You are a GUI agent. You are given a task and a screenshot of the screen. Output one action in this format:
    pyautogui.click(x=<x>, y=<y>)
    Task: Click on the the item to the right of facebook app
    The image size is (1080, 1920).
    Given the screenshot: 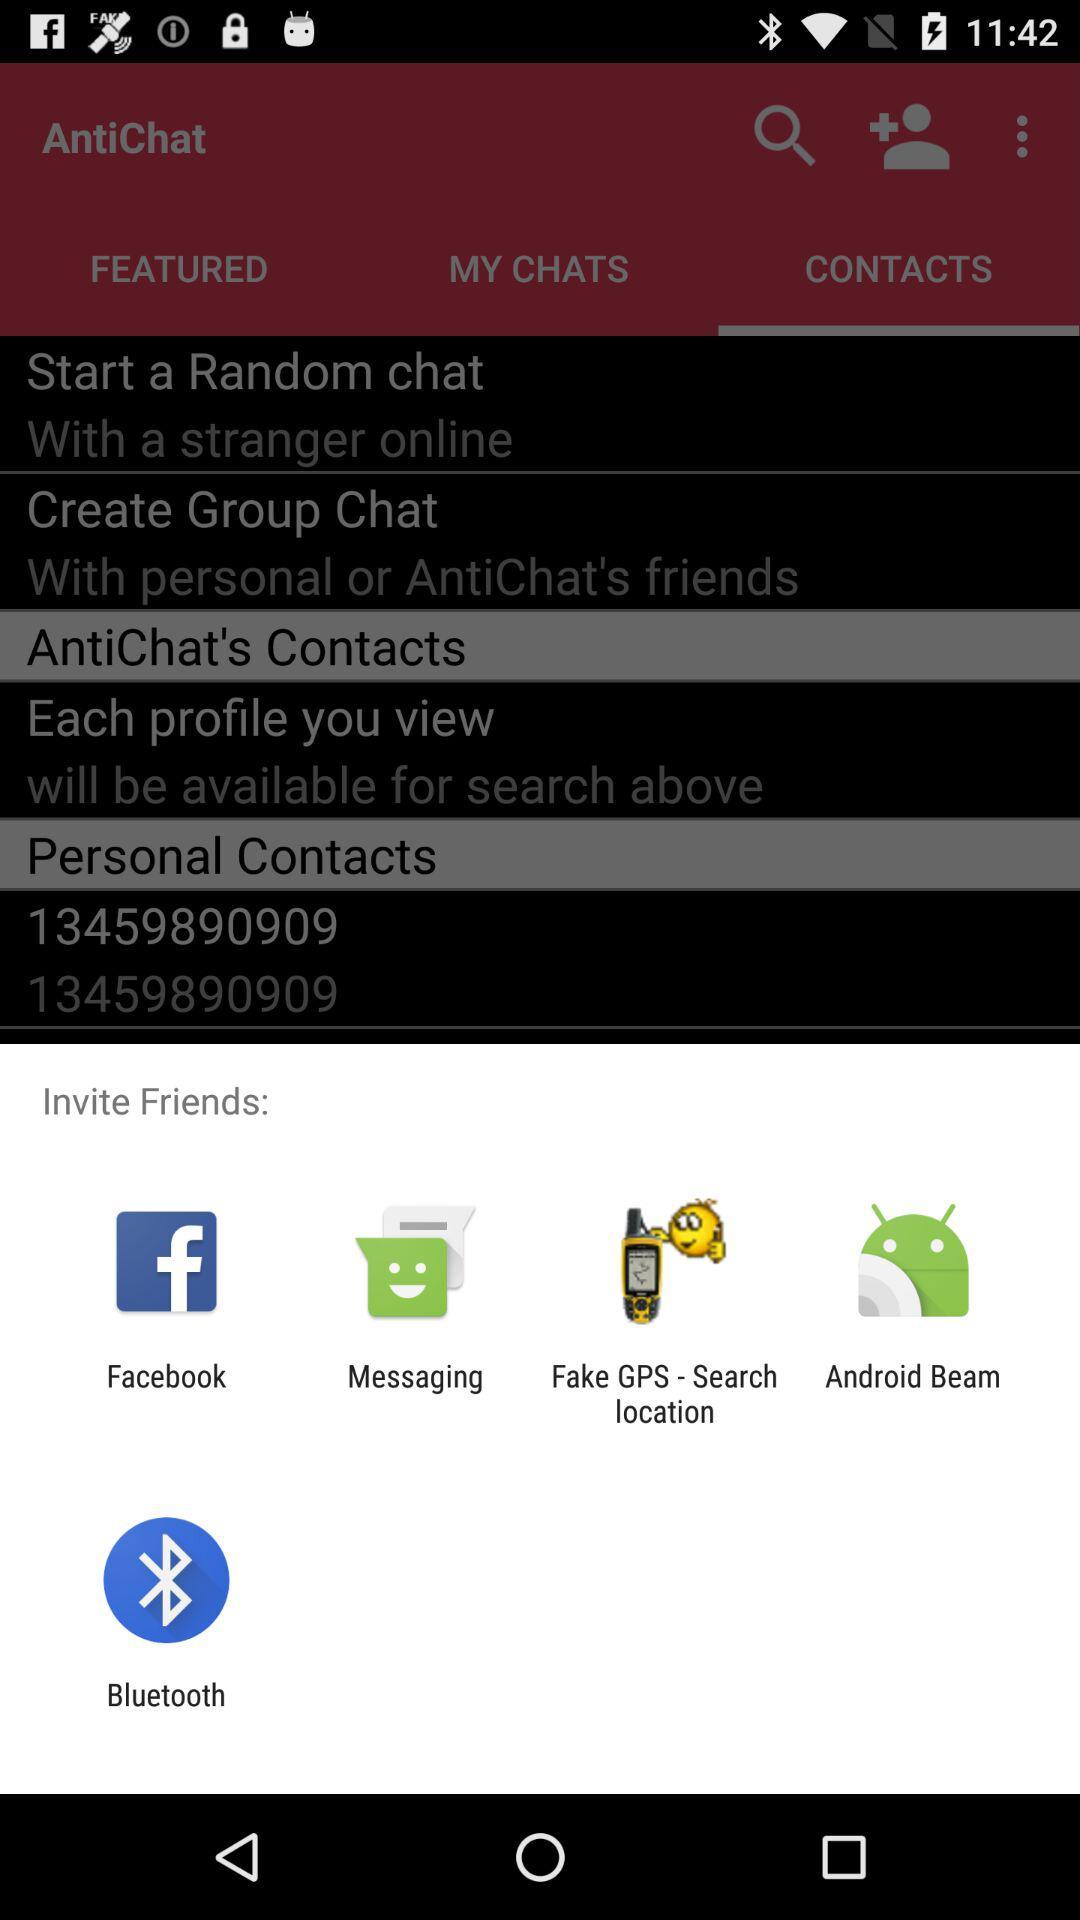 What is the action you would take?
    pyautogui.click(x=414, y=1392)
    